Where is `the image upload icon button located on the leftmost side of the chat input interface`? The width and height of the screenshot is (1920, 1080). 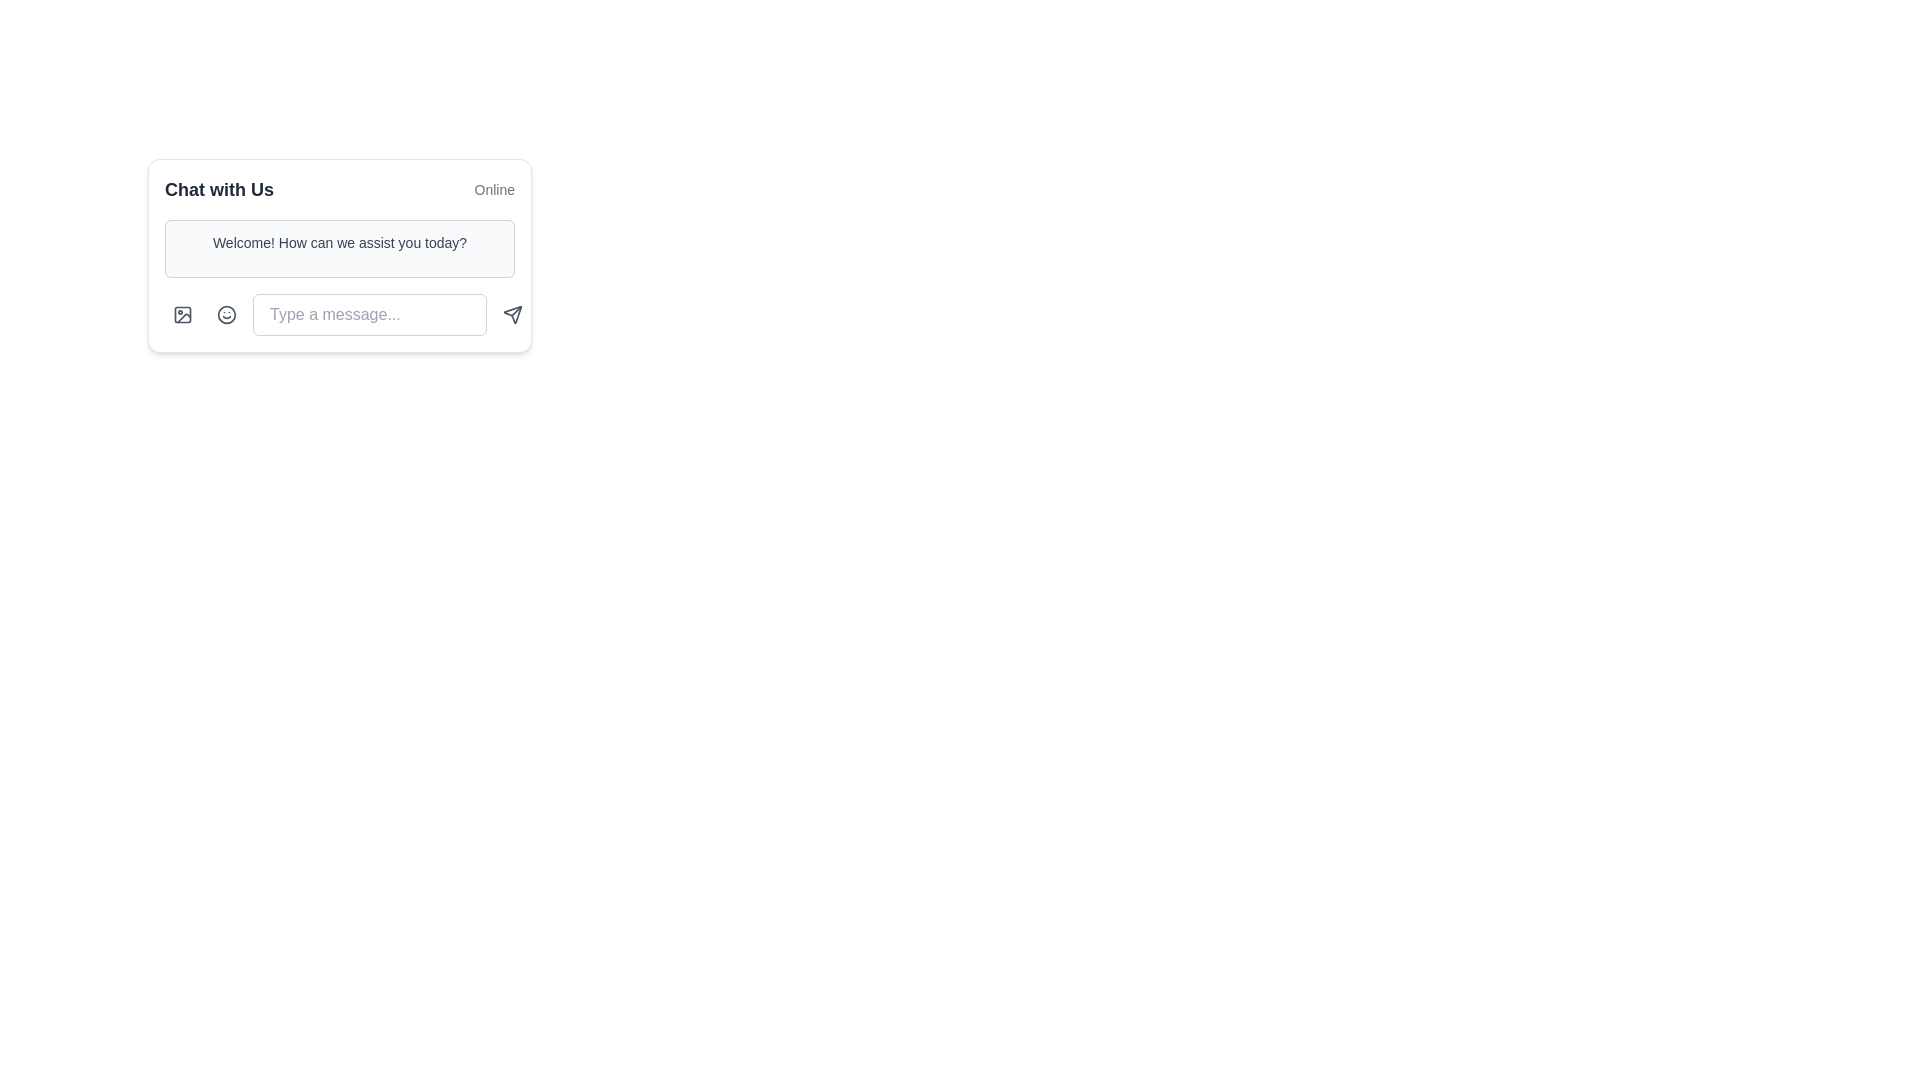 the image upload icon button located on the leftmost side of the chat input interface is located at coordinates (182, 315).